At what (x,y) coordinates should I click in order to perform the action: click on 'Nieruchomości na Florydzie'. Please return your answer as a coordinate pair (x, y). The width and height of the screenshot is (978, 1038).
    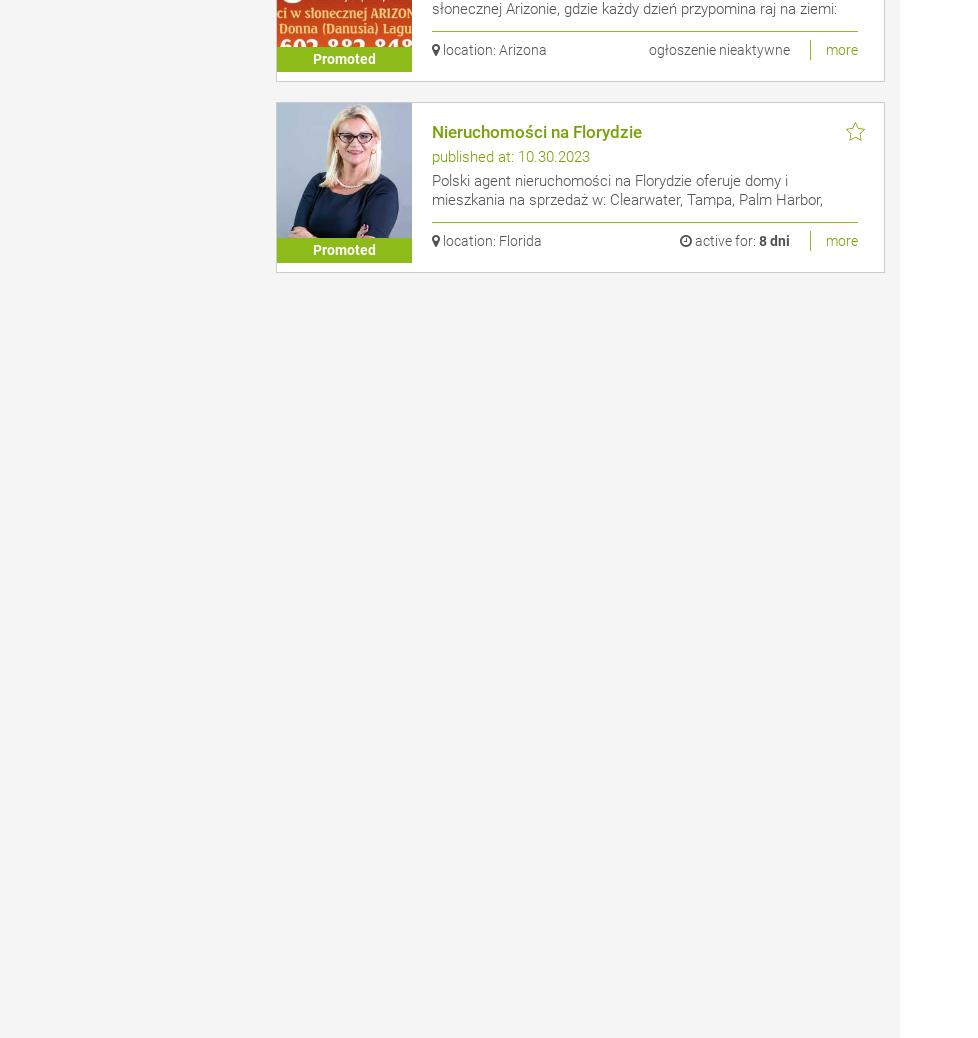
    Looking at the image, I should click on (430, 131).